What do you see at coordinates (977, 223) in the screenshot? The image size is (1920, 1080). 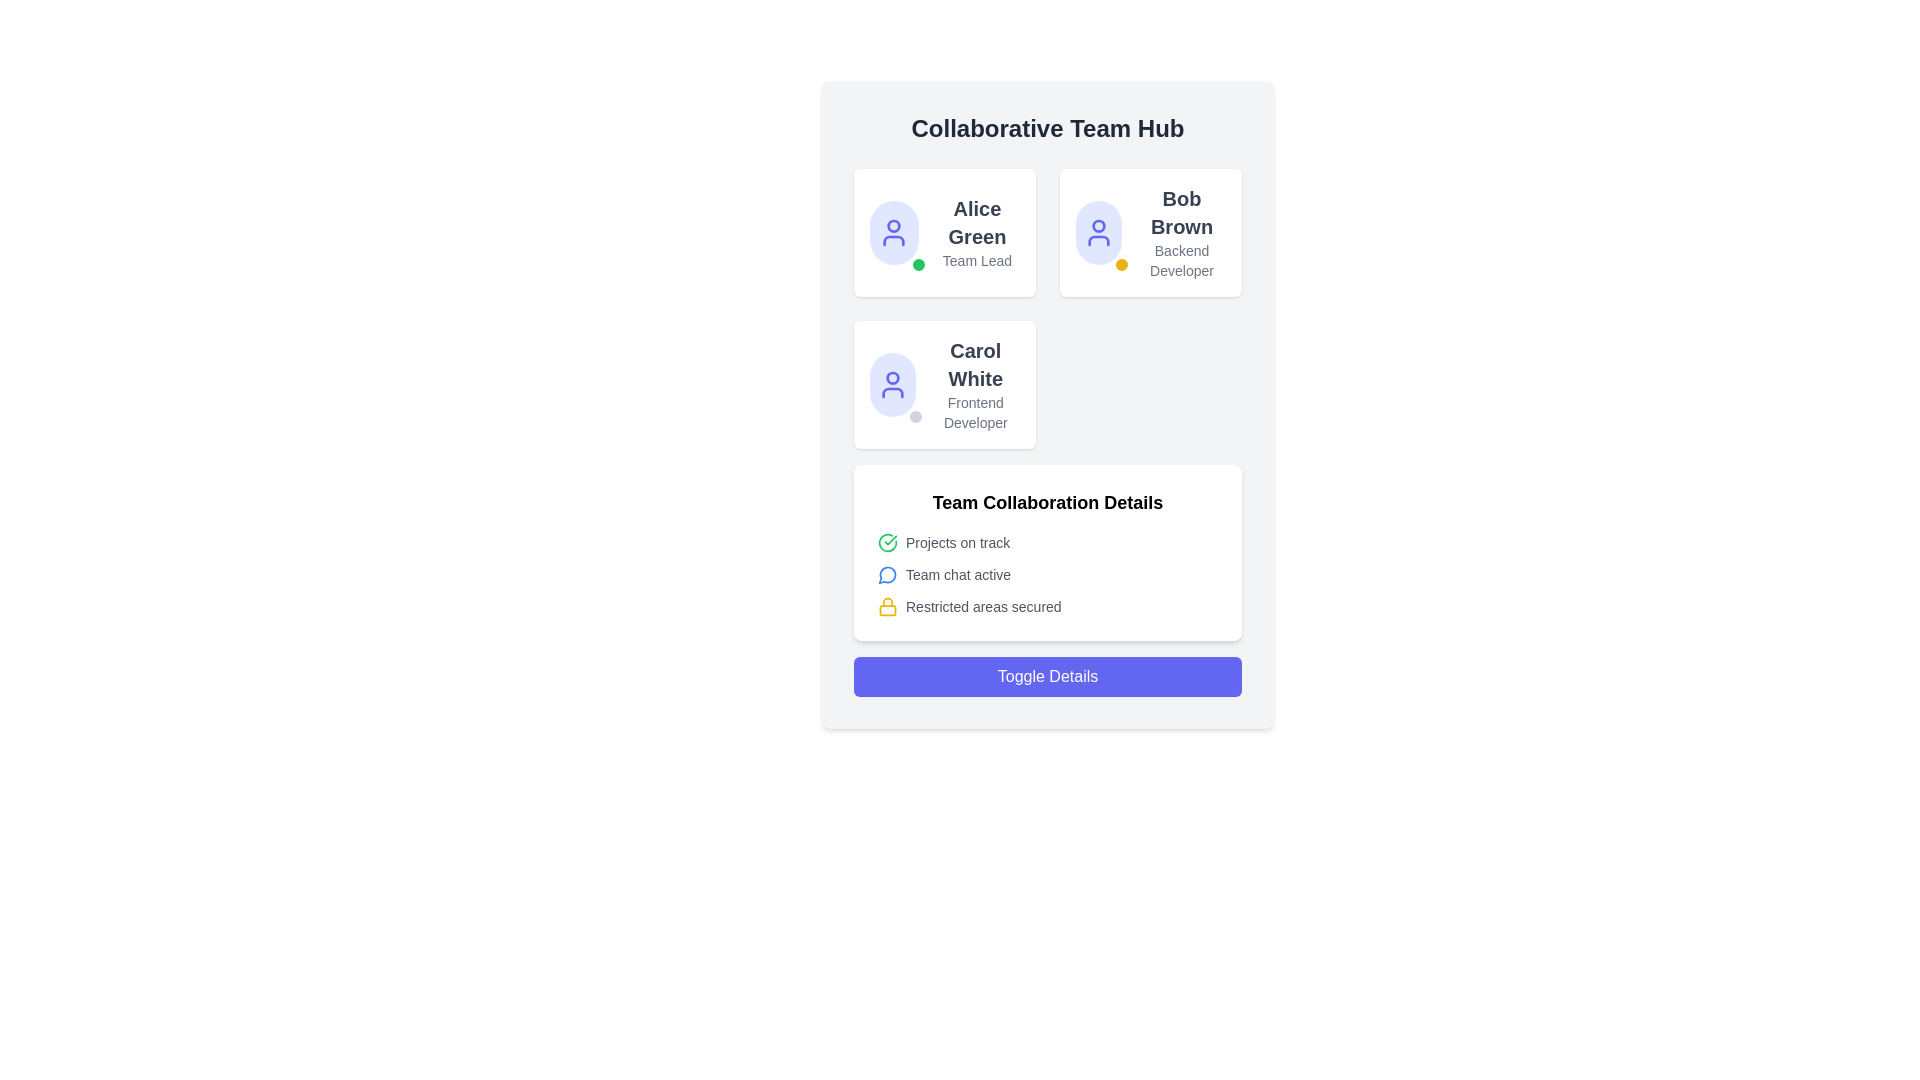 I see `the text label displaying 'Alice Green', which is styled in bold dark gray and is located in the upper-left section of the interface under 'Collaborative Team Hub'` at bounding box center [977, 223].